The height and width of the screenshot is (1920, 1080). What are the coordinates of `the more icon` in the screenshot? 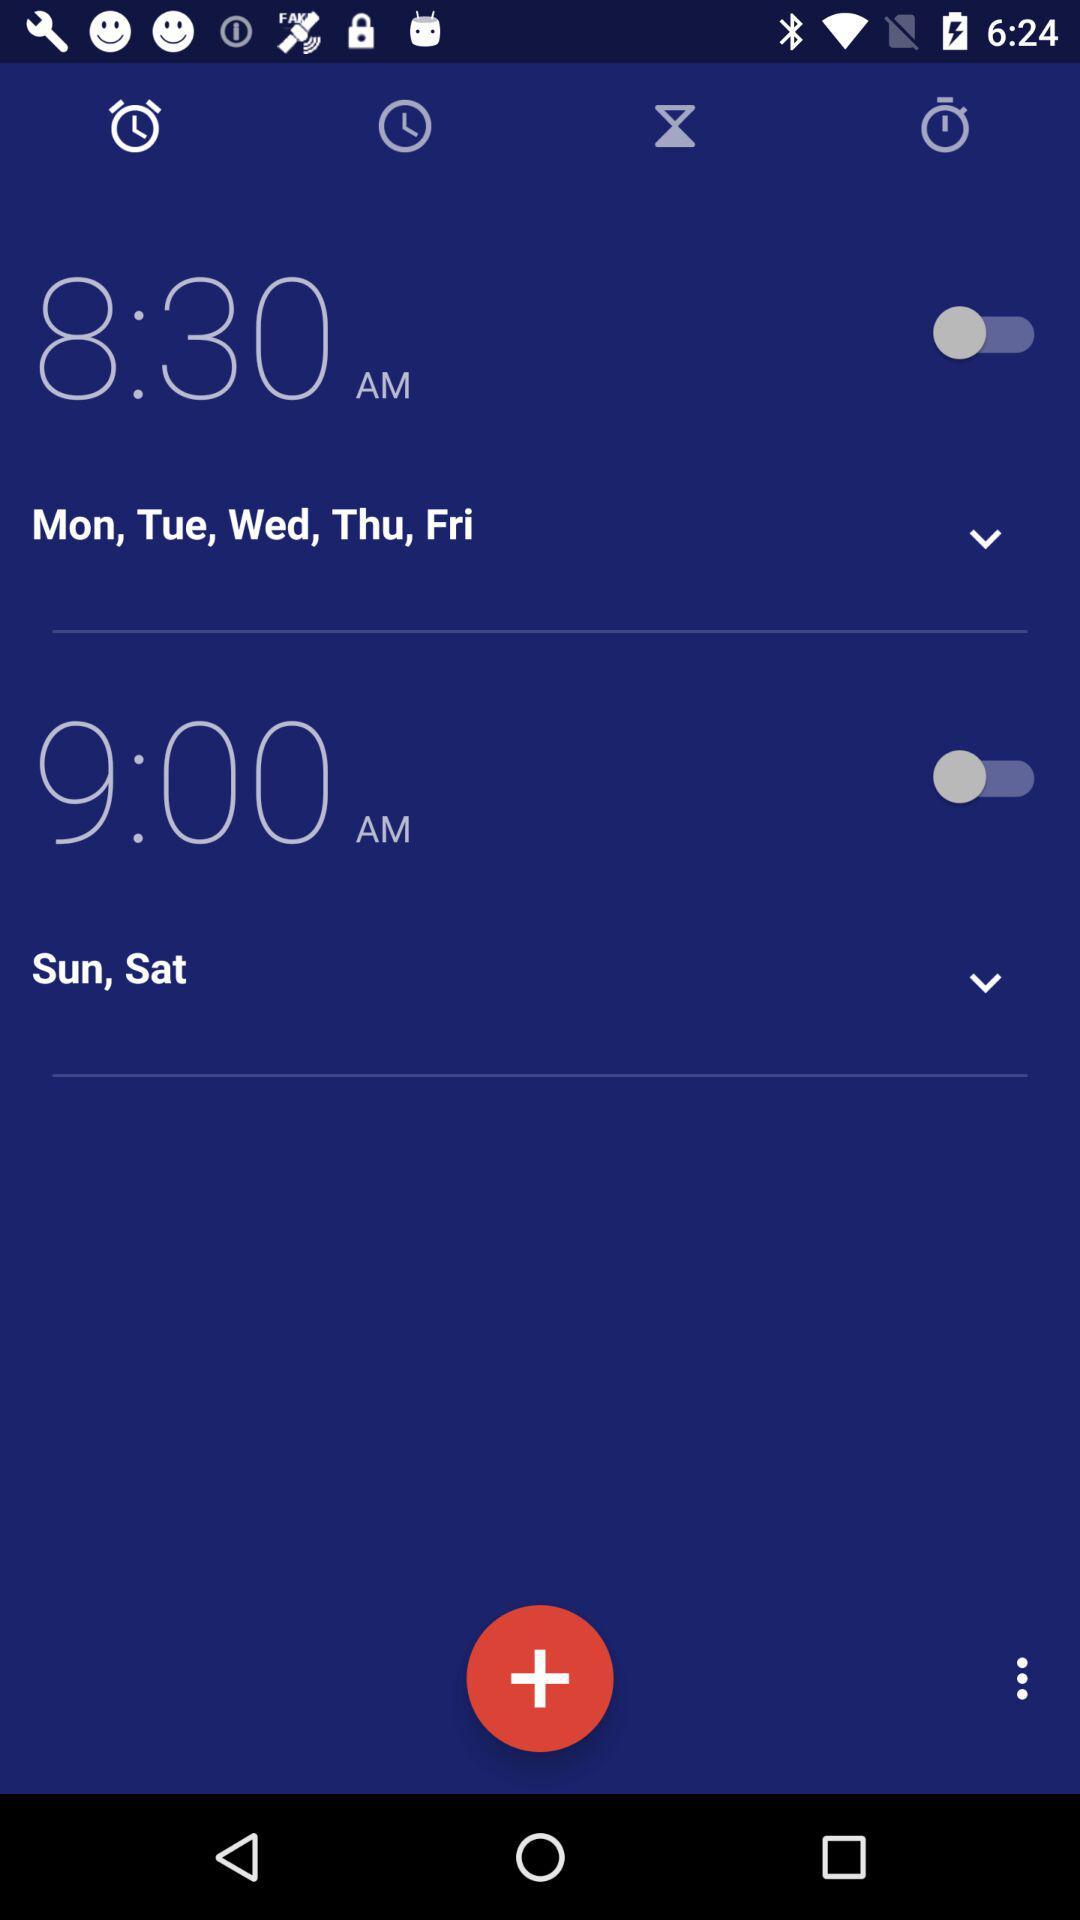 It's located at (1027, 1678).